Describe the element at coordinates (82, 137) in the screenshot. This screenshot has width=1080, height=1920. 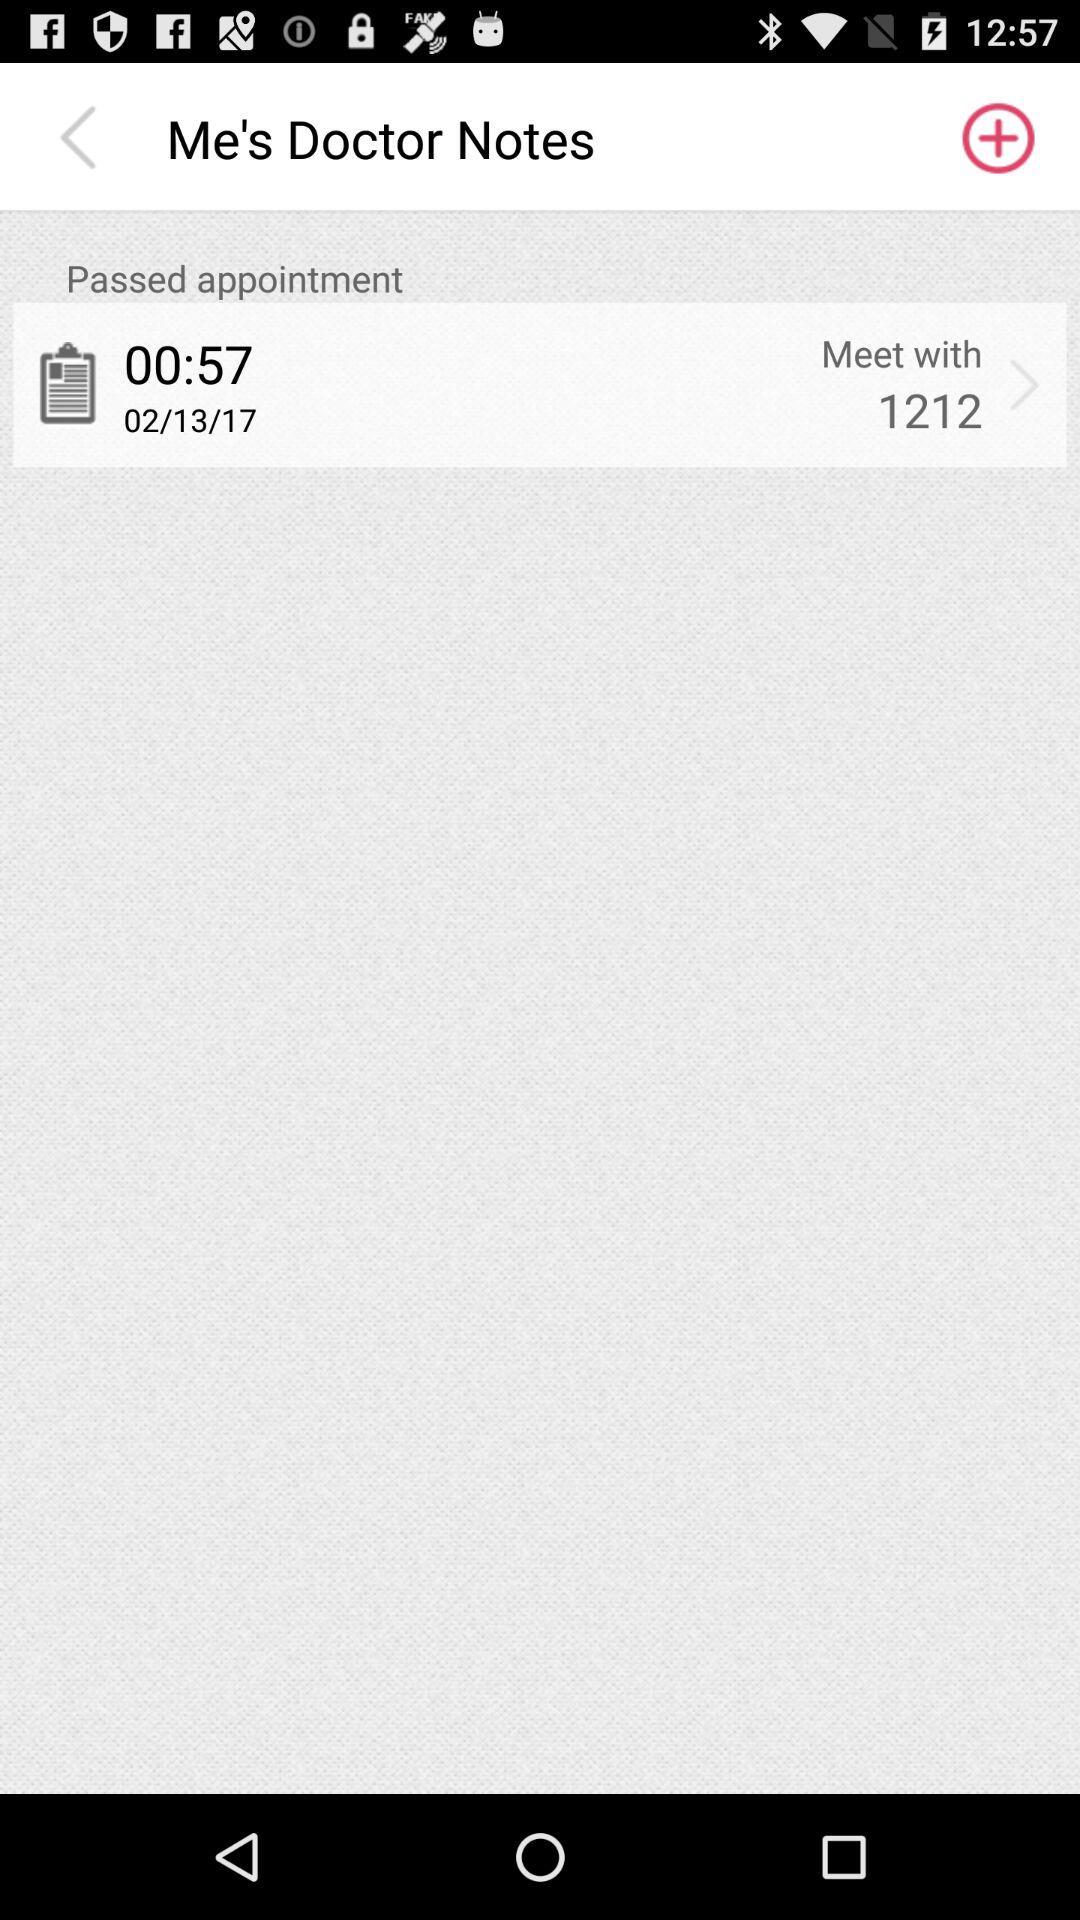
I see `the app above the passed appointment item` at that location.